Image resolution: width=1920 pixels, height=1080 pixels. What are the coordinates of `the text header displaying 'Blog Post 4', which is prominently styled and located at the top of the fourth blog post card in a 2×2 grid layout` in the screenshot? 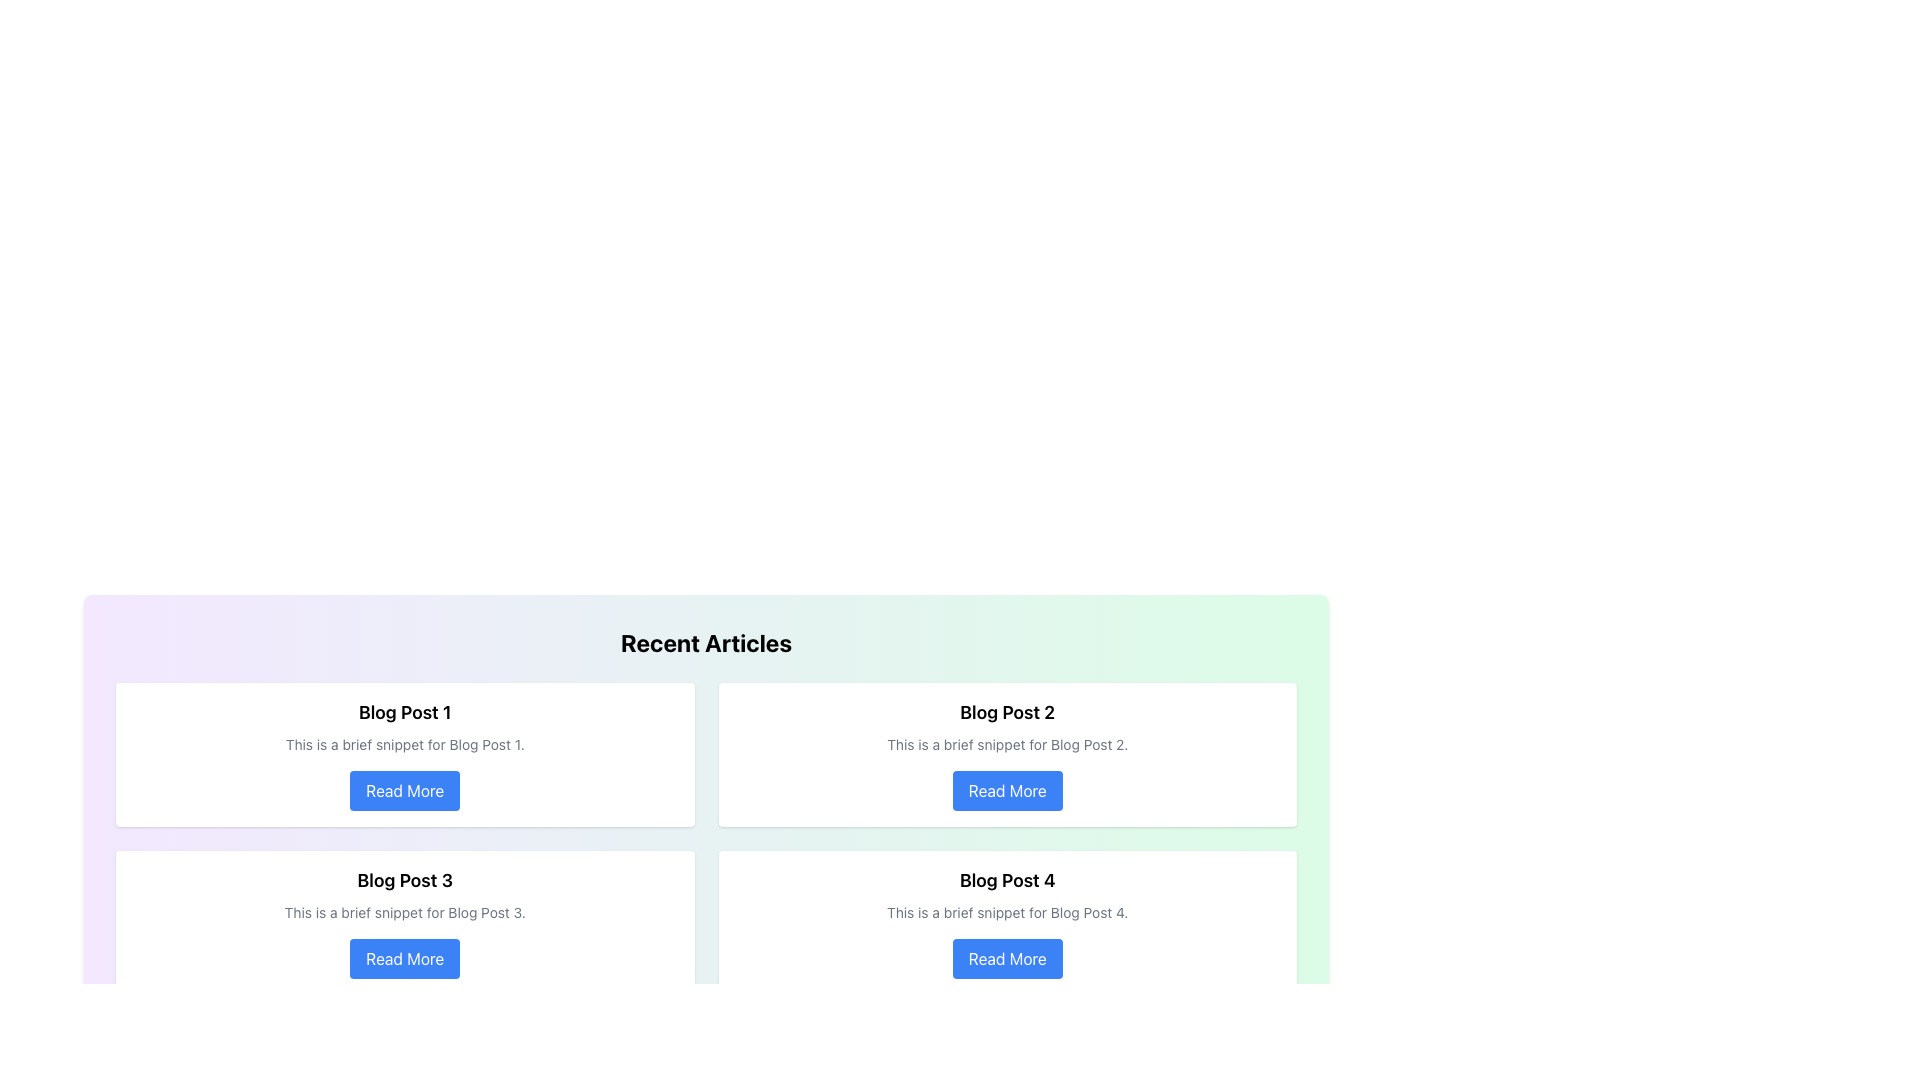 It's located at (1007, 879).